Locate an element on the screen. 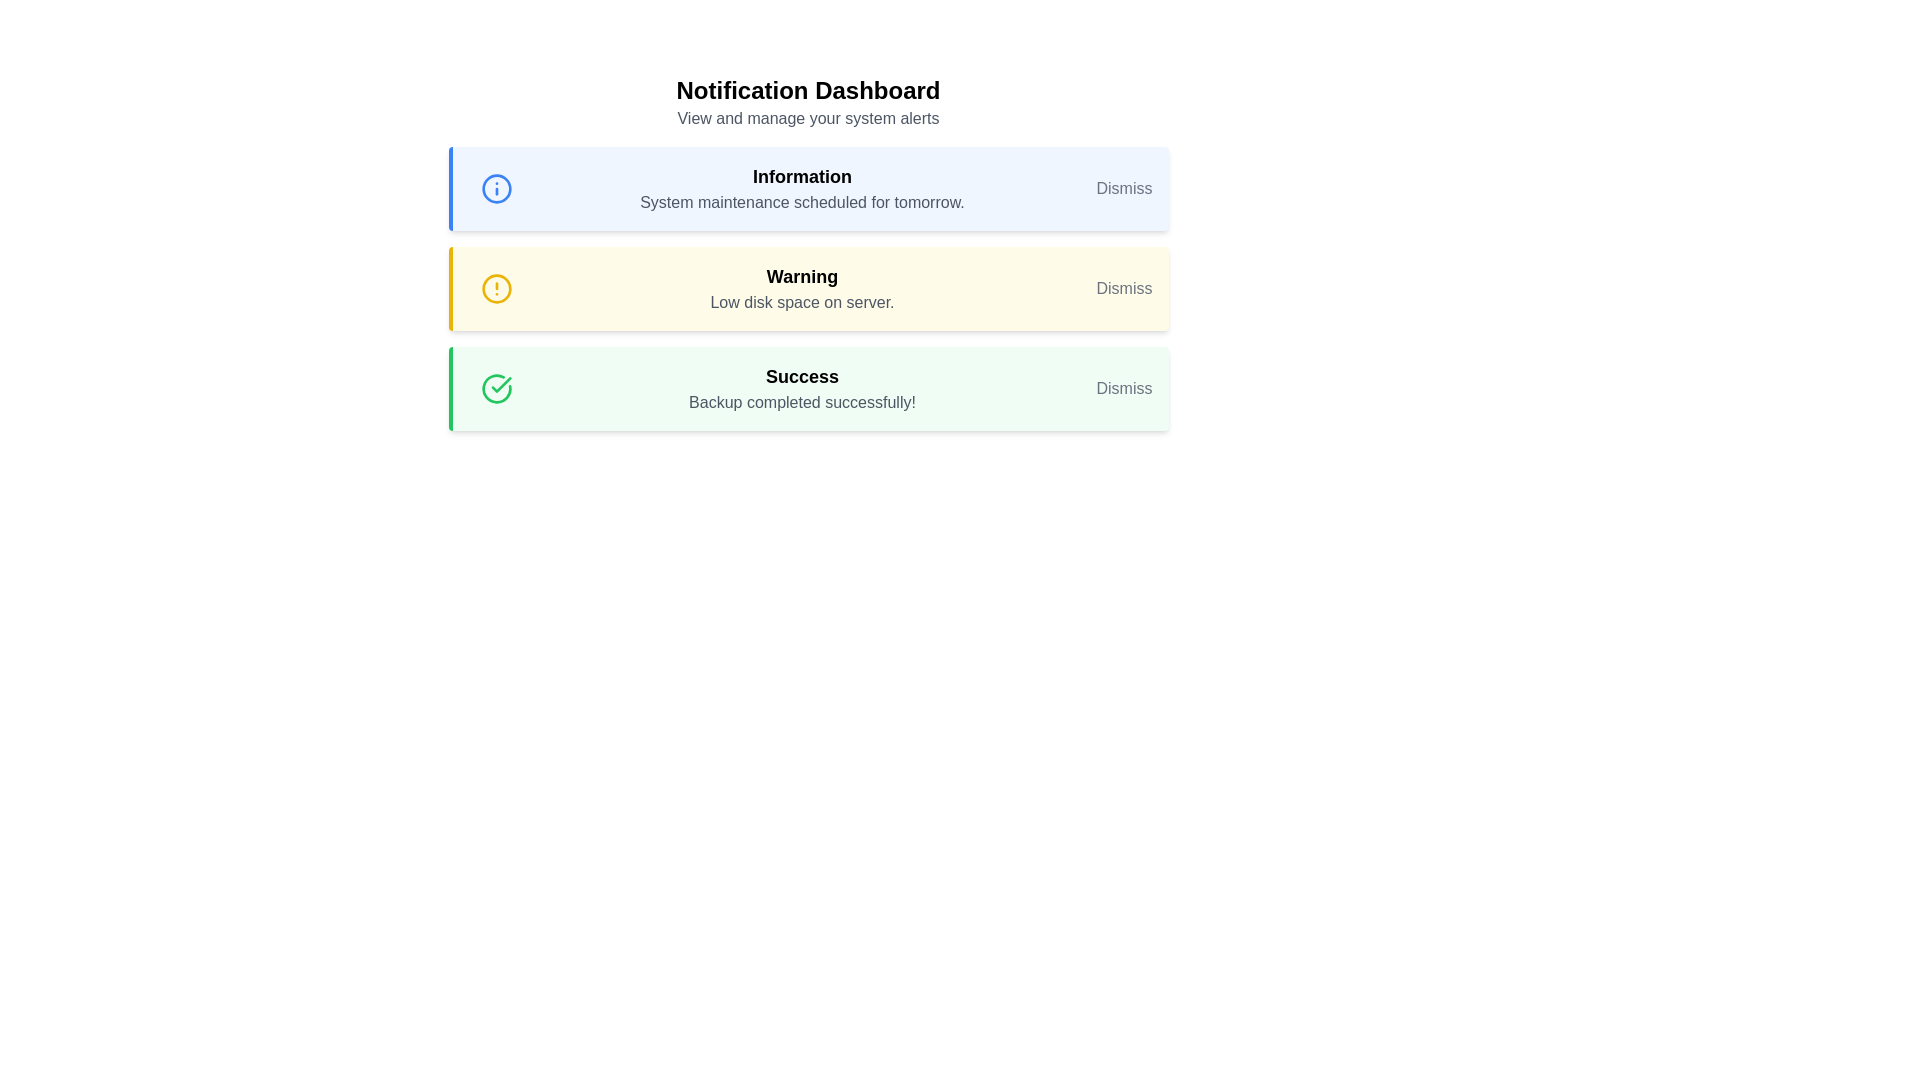 The height and width of the screenshot is (1080, 1920). the warning icon located in the yellow-background section labeled 'Warning', which is positioned on the left side adjacent to the text 'Warning' is located at coordinates (496, 289).